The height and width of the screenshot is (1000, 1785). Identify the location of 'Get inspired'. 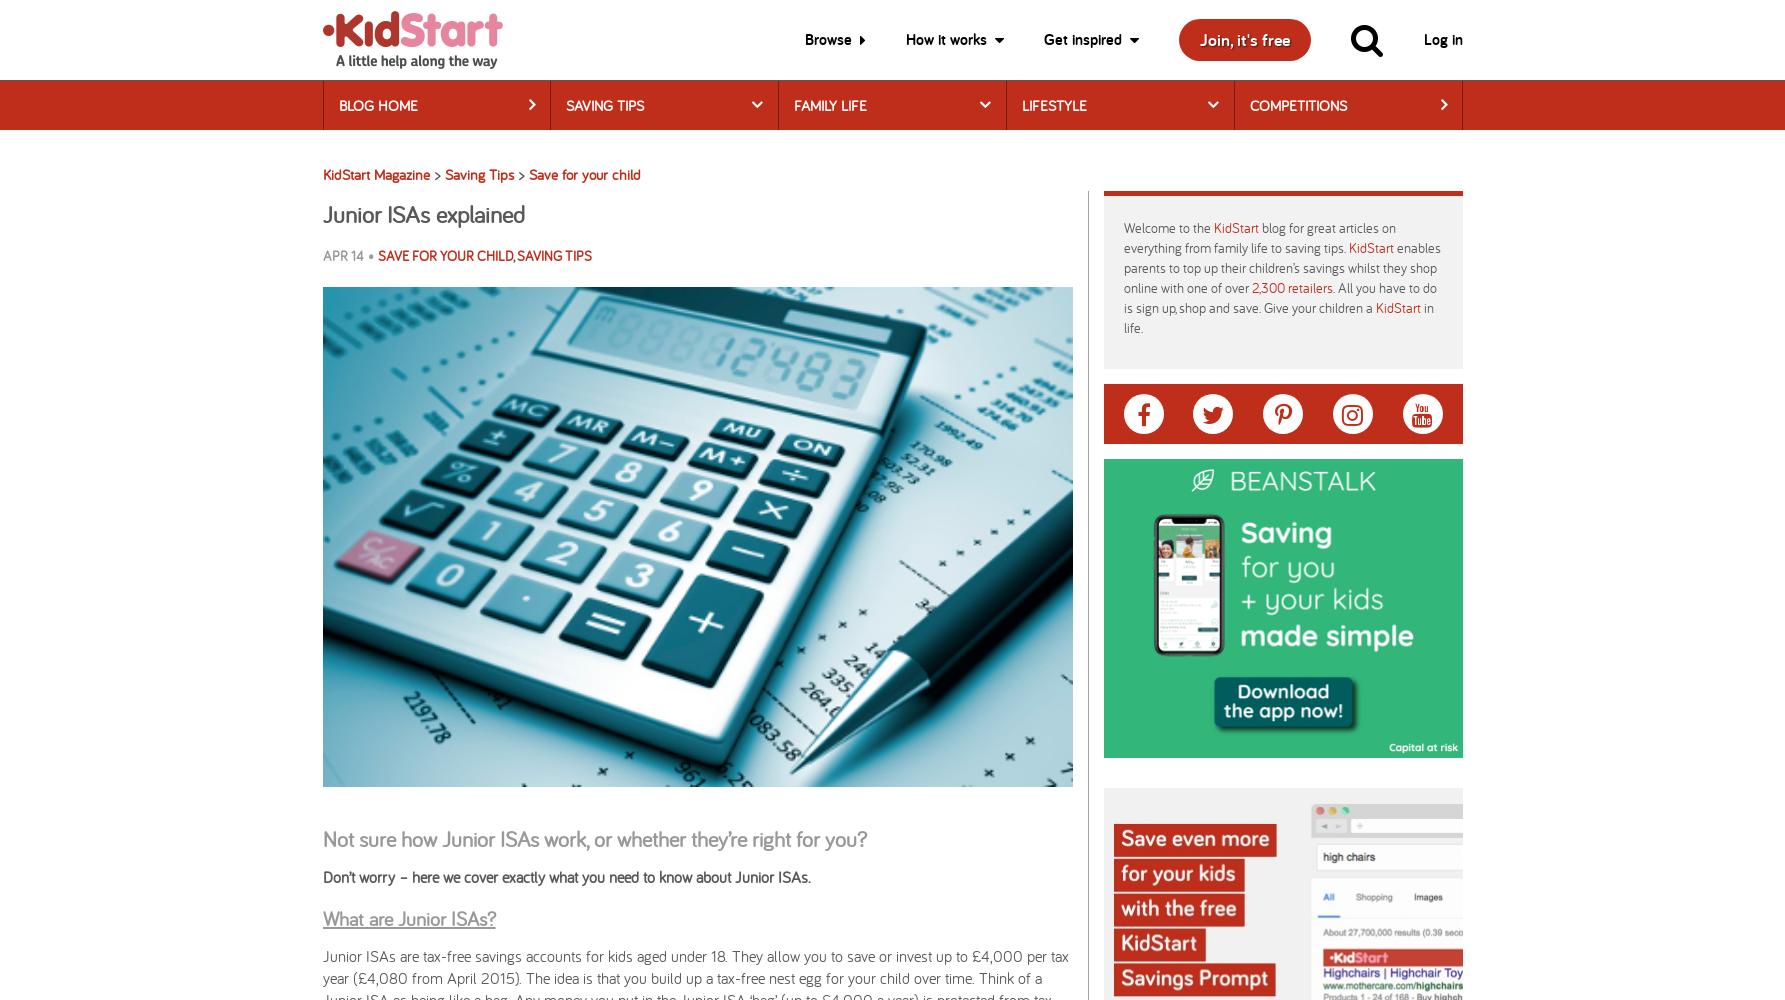
(1082, 39).